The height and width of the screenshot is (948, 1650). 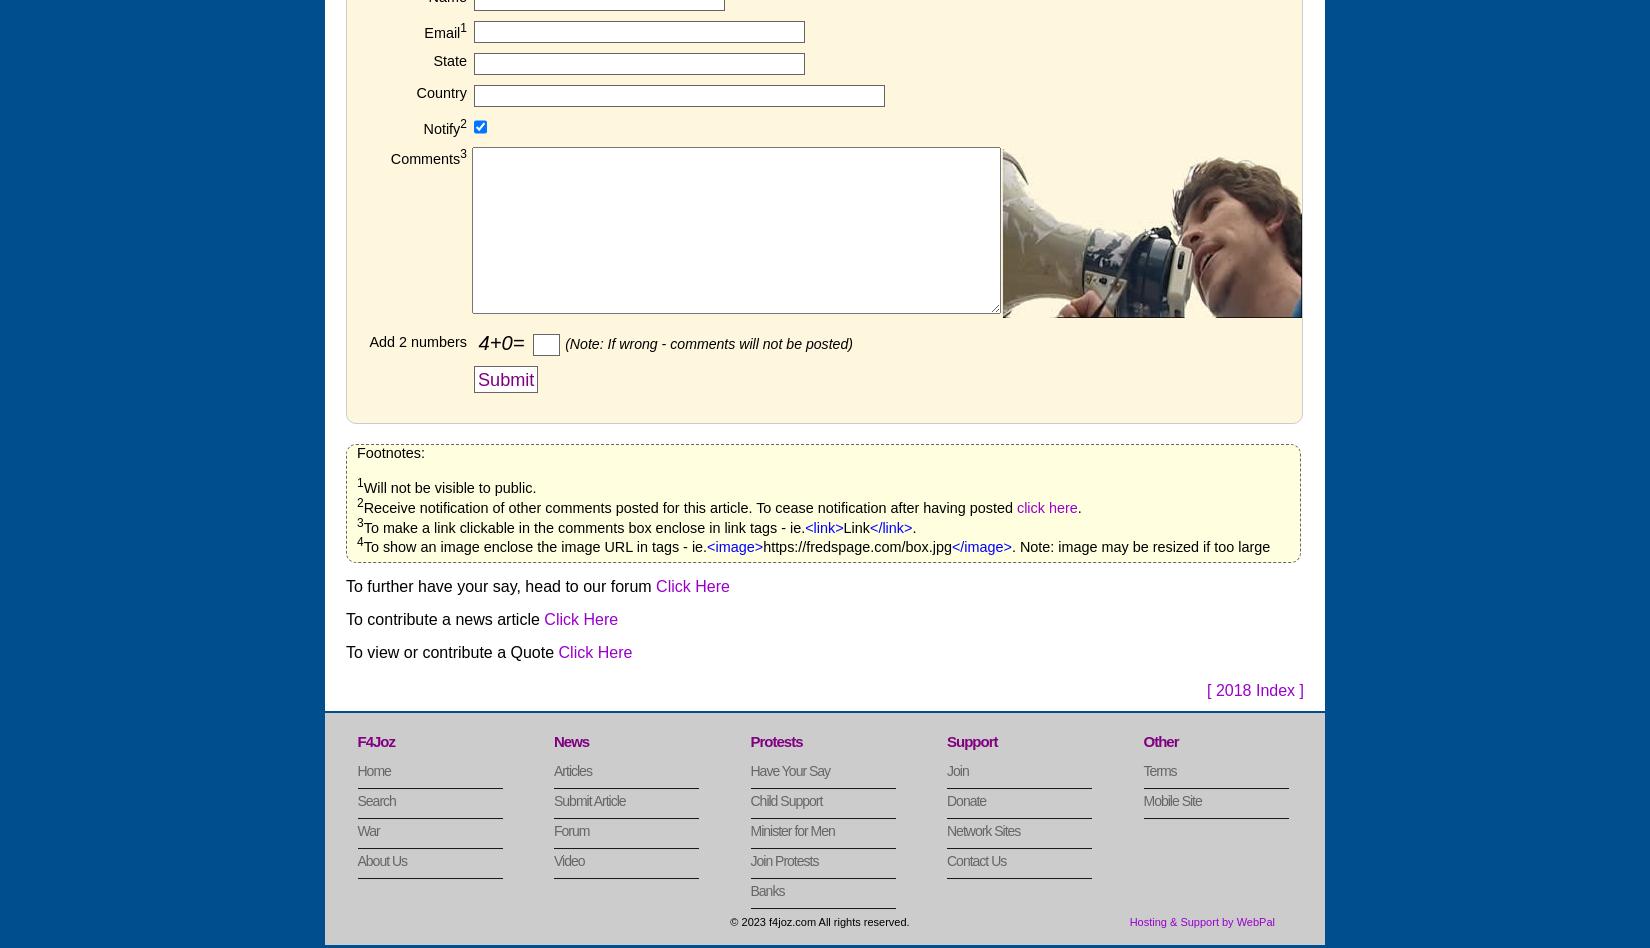 I want to click on 'Will not be visible to public.', so click(x=448, y=486).